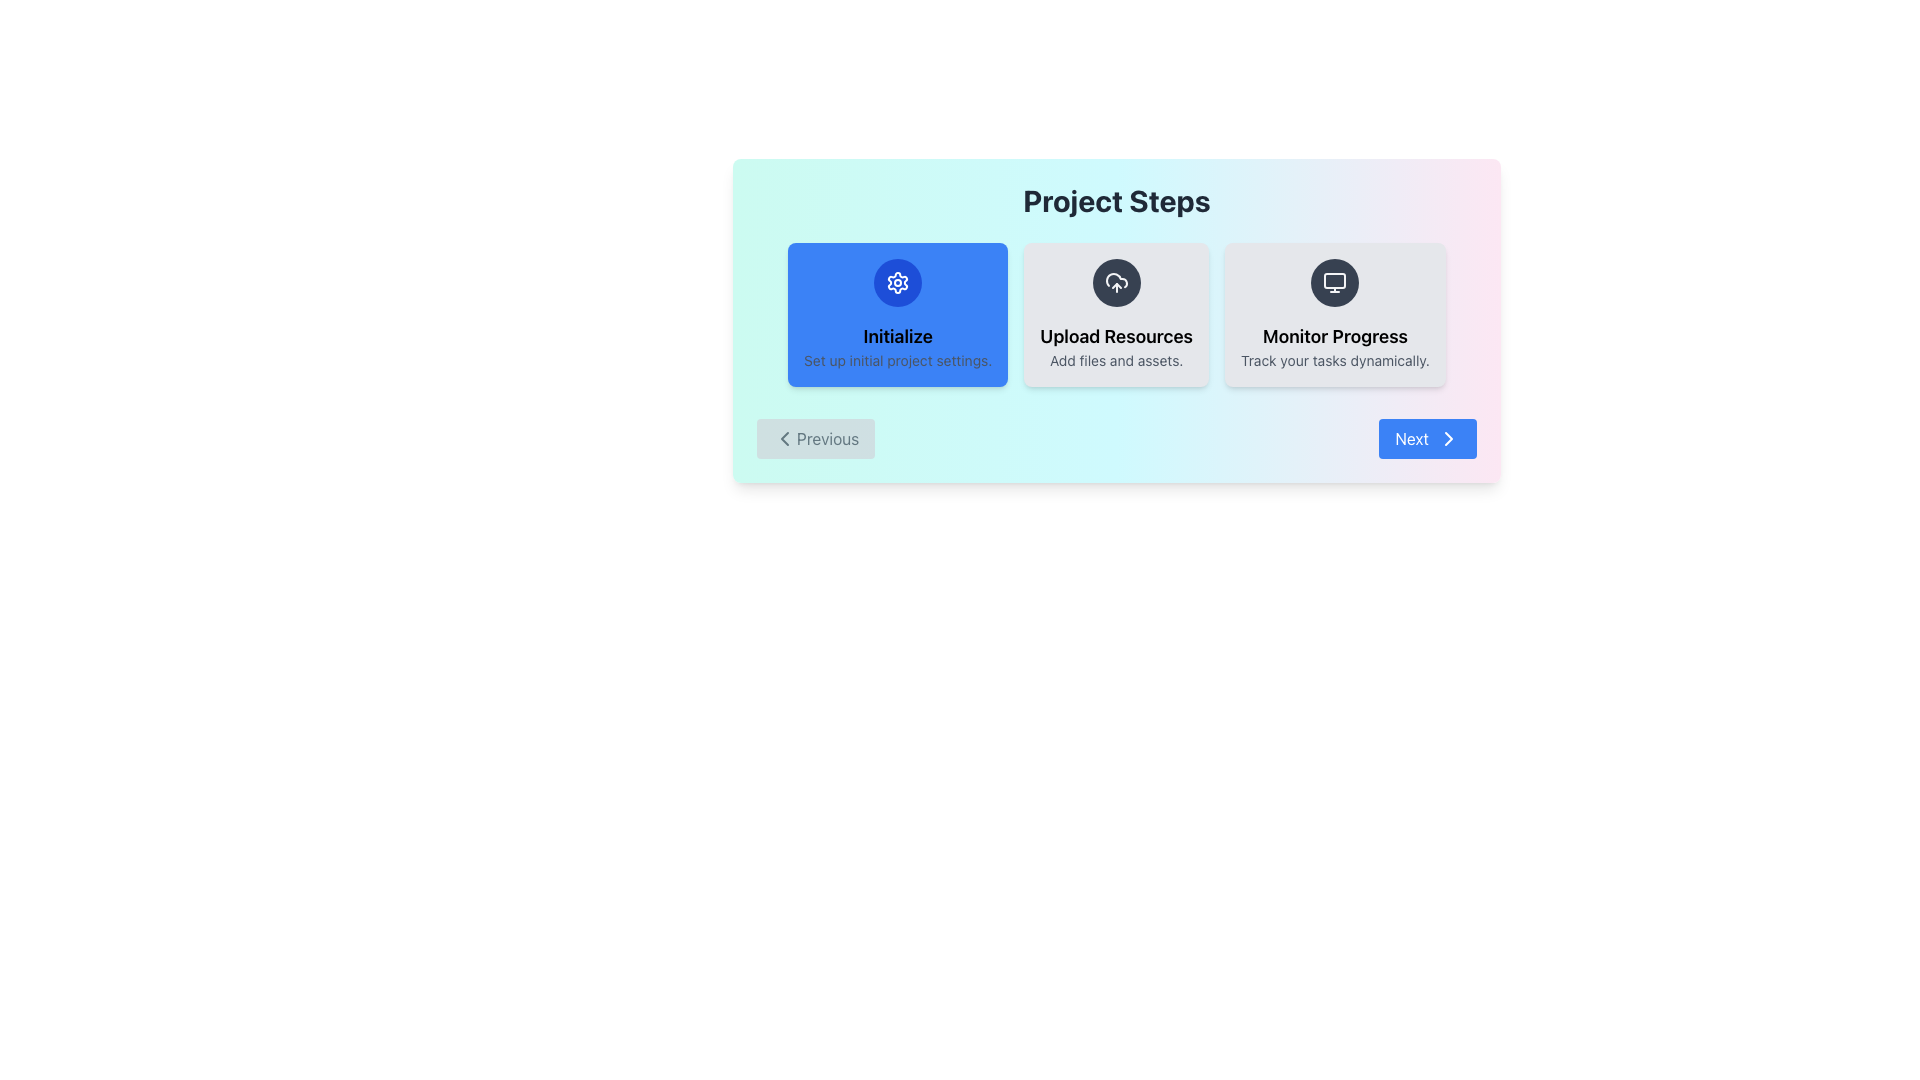 The height and width of the screenshot is (1080, 1920). I want to click on the navigation icon located to the left of the 'Previous' button in the bottom-left corner of the interface, so click(784, 438).